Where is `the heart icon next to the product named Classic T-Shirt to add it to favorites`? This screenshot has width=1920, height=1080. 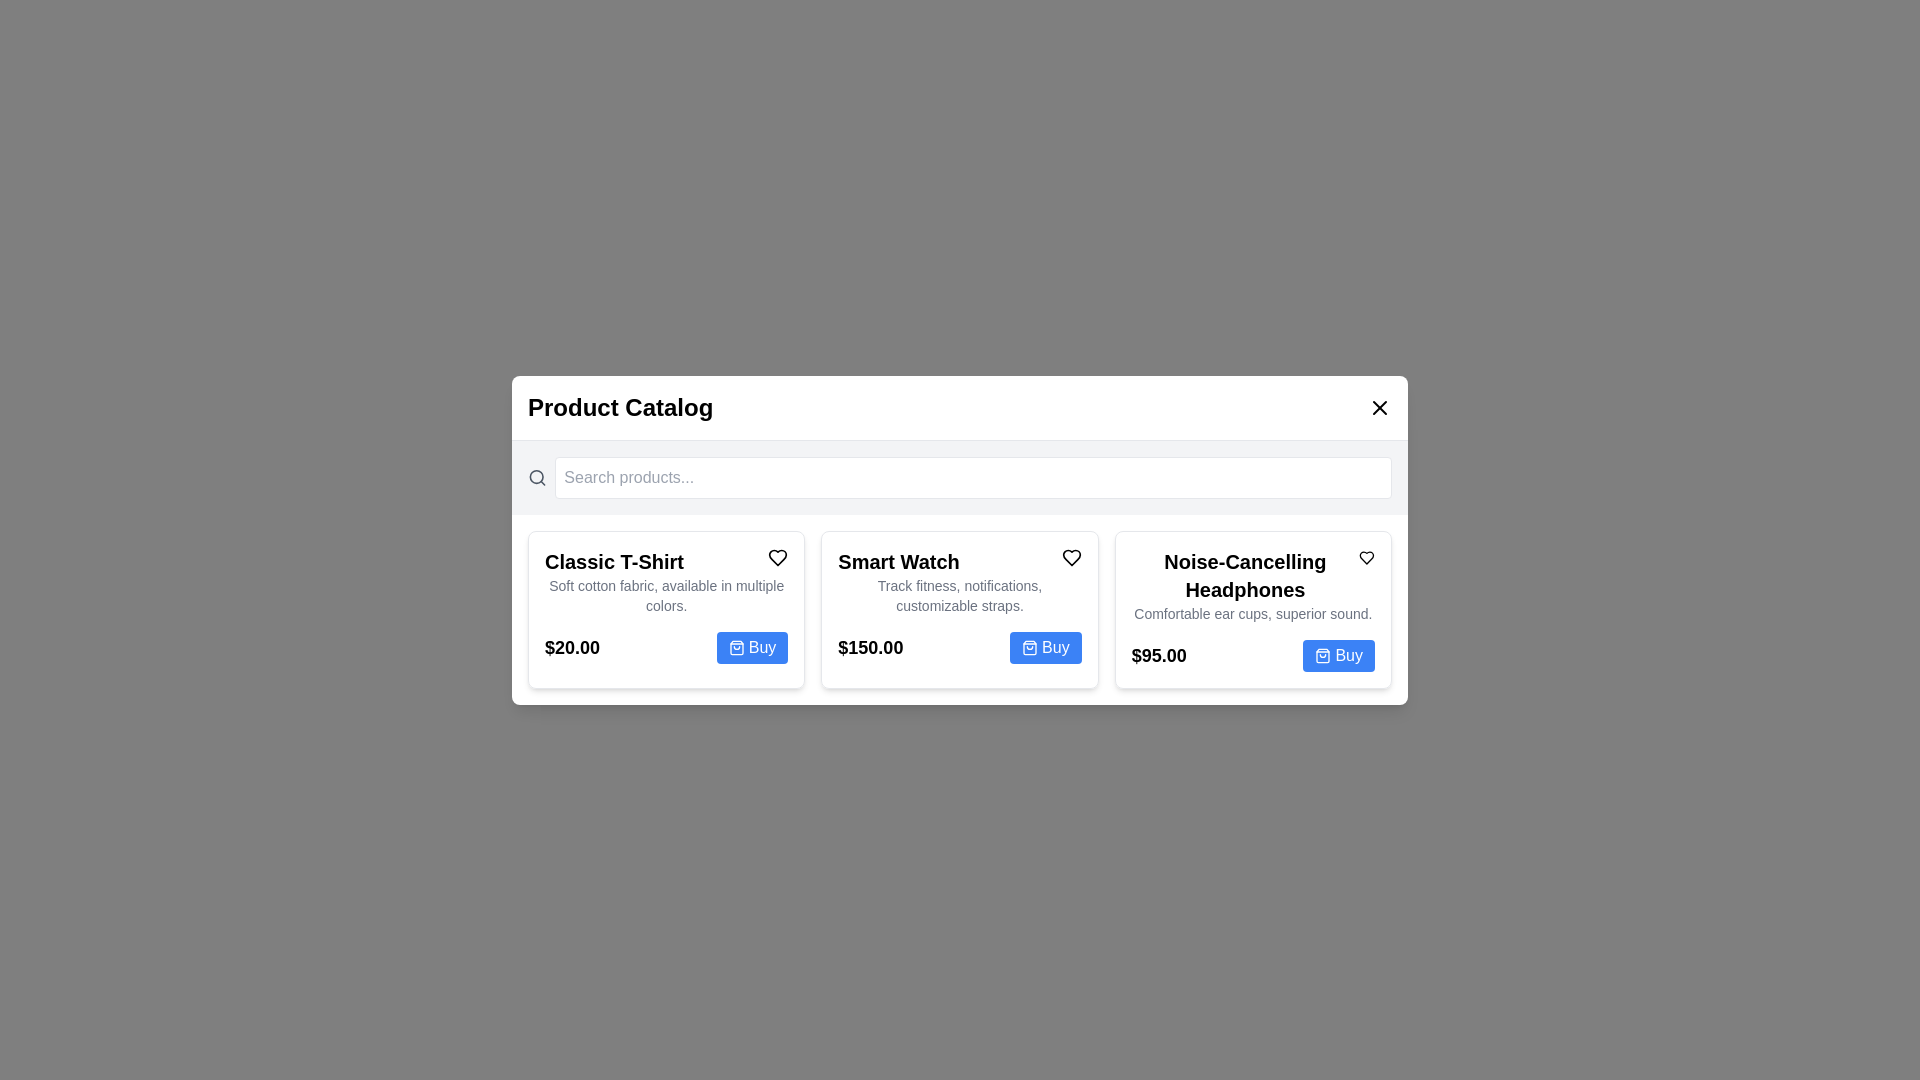
the heart icon next to the product named Classic T-Shirt to add it to favorites is located at coordinates (777, 557).